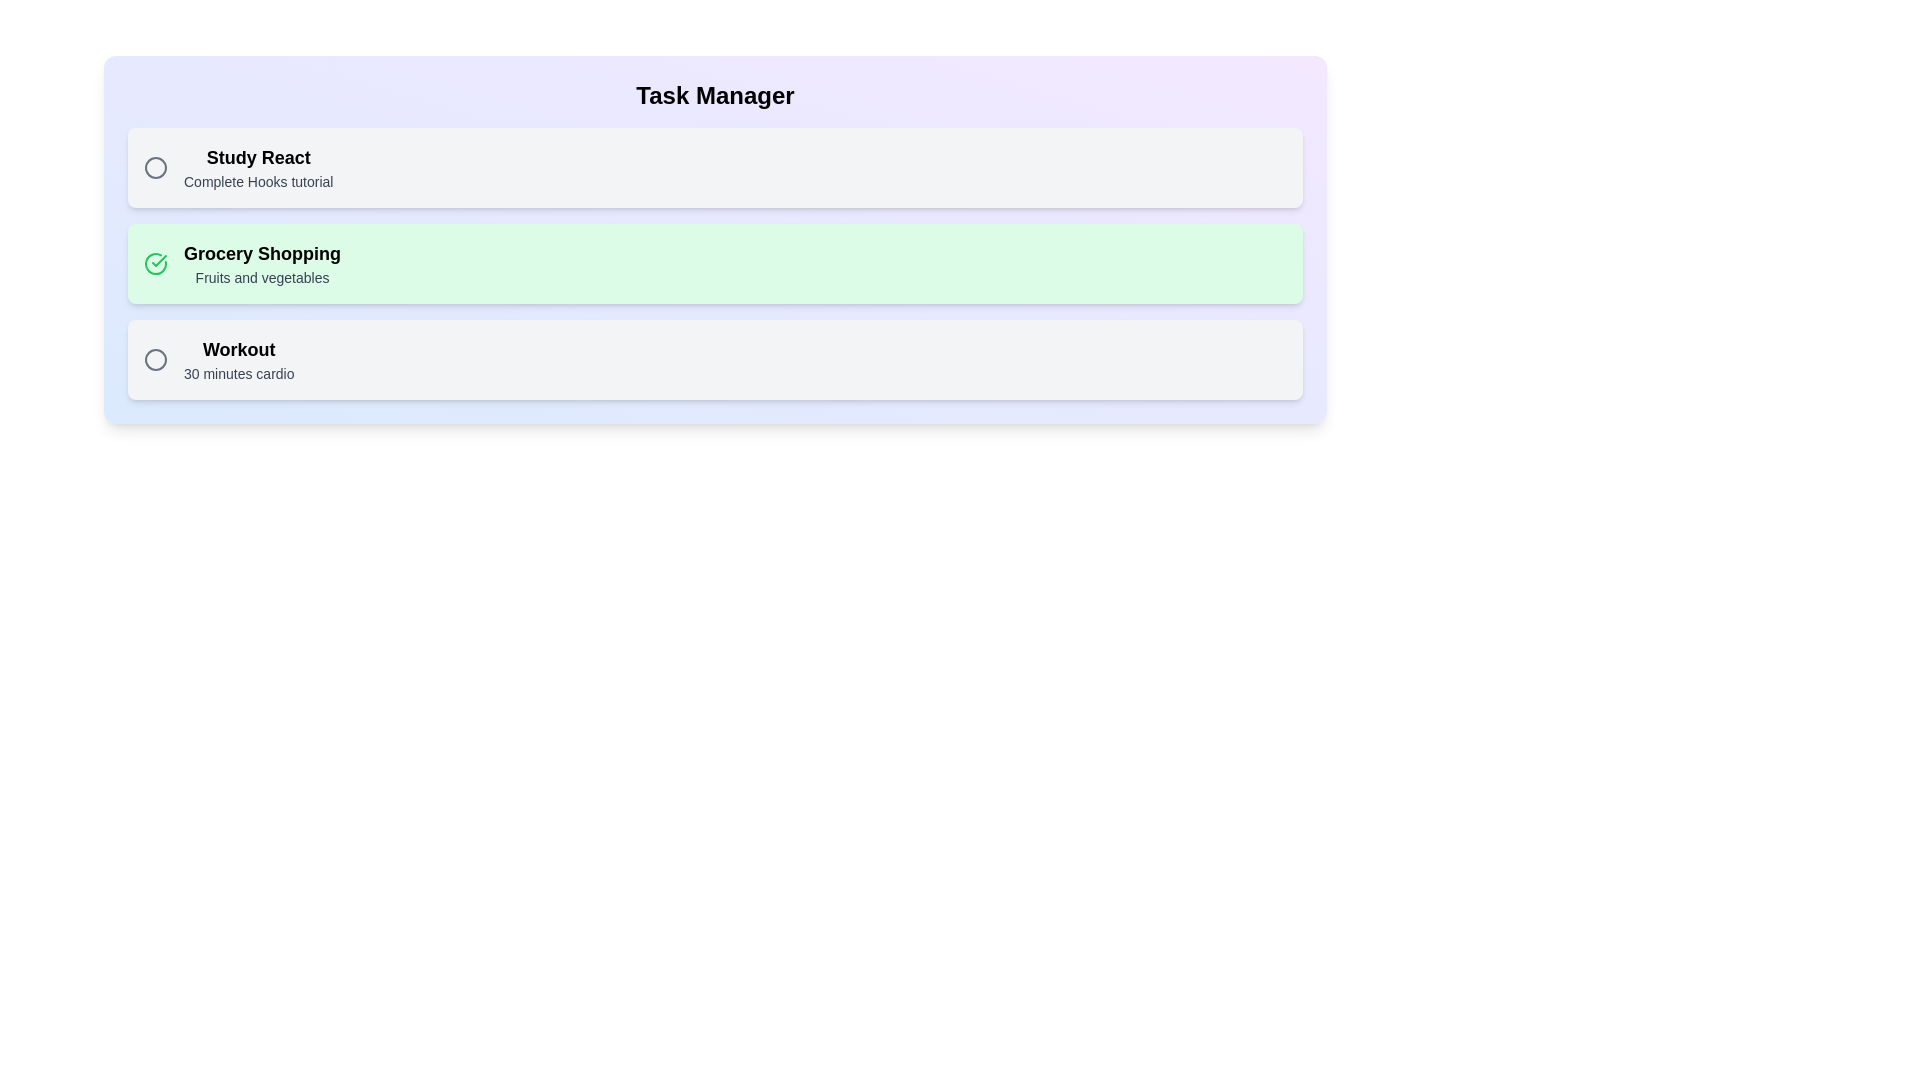 Image resolution: width=1920 pixels, height=1080 pixels. Describe the element at coordinates (155, 167) in the screenshot. I see `the circular status indicator for the 'Study React' task located in the topmost task row` at that location.